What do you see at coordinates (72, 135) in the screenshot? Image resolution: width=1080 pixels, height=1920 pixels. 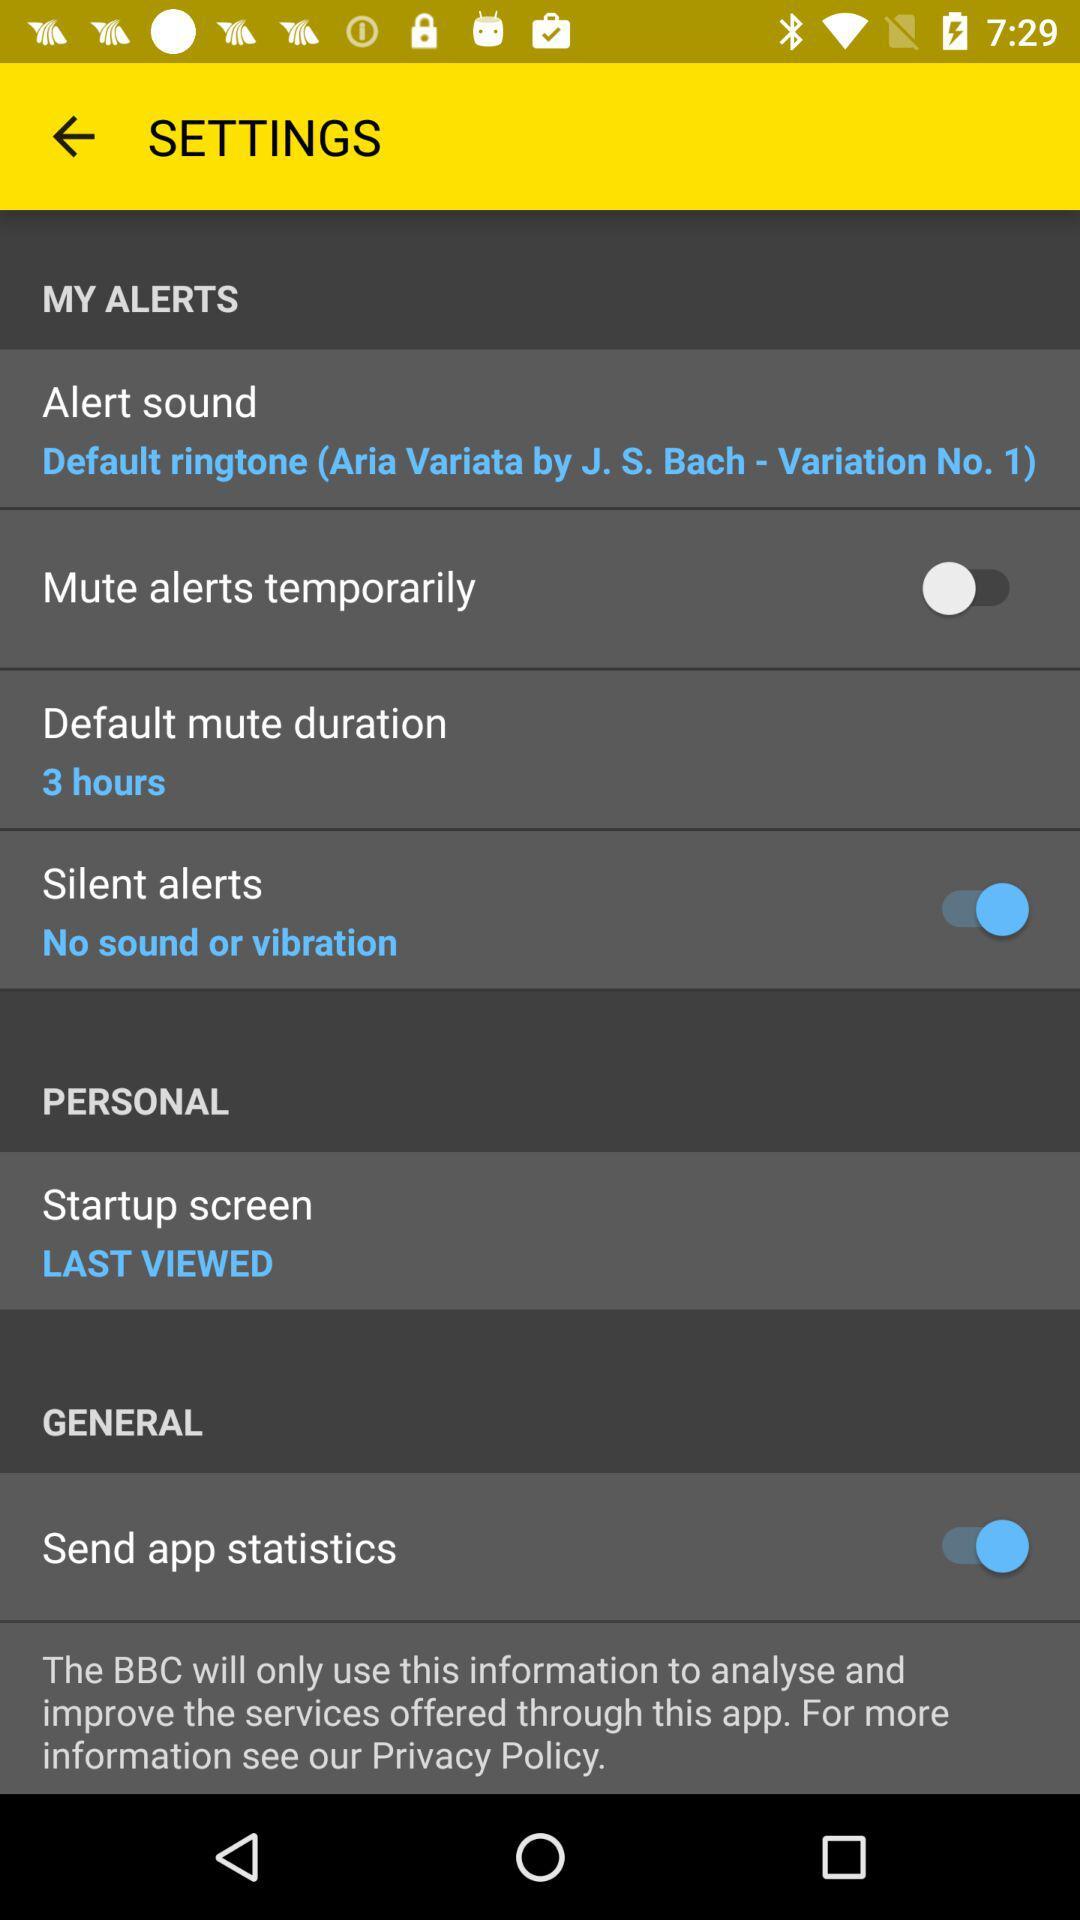 I see `icon above my alerts` at bounding box center [72, 135].